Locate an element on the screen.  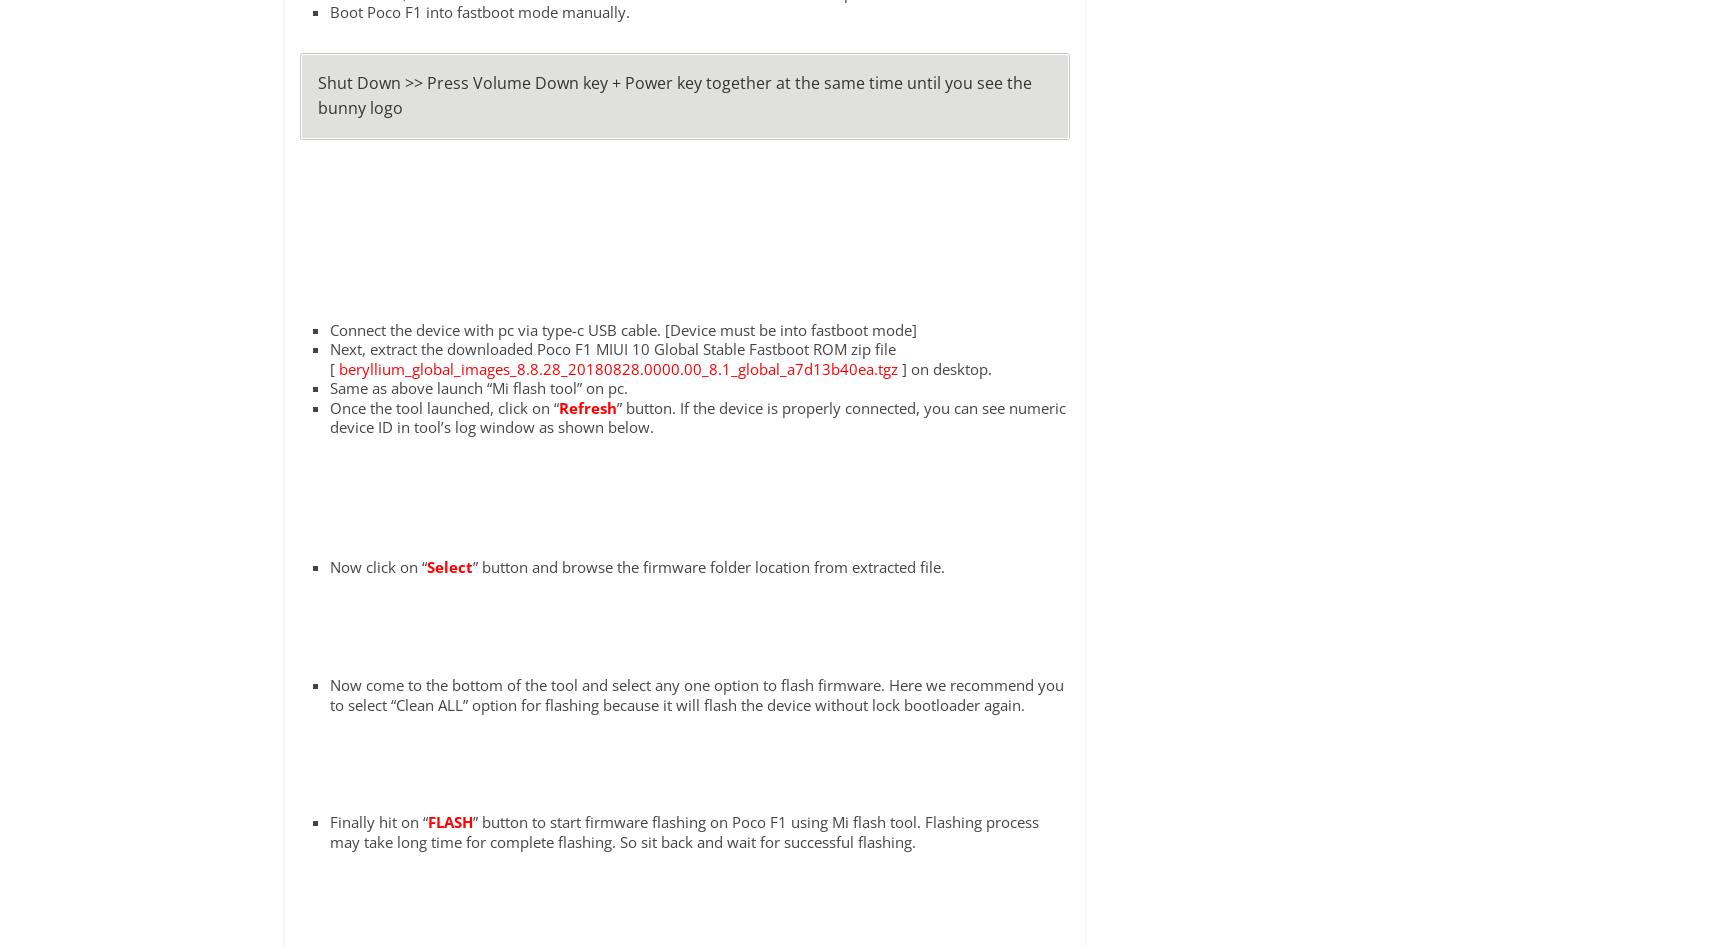
'” button and browse the firmware folder location from extracted file.' is located at coordinates (471, 564).